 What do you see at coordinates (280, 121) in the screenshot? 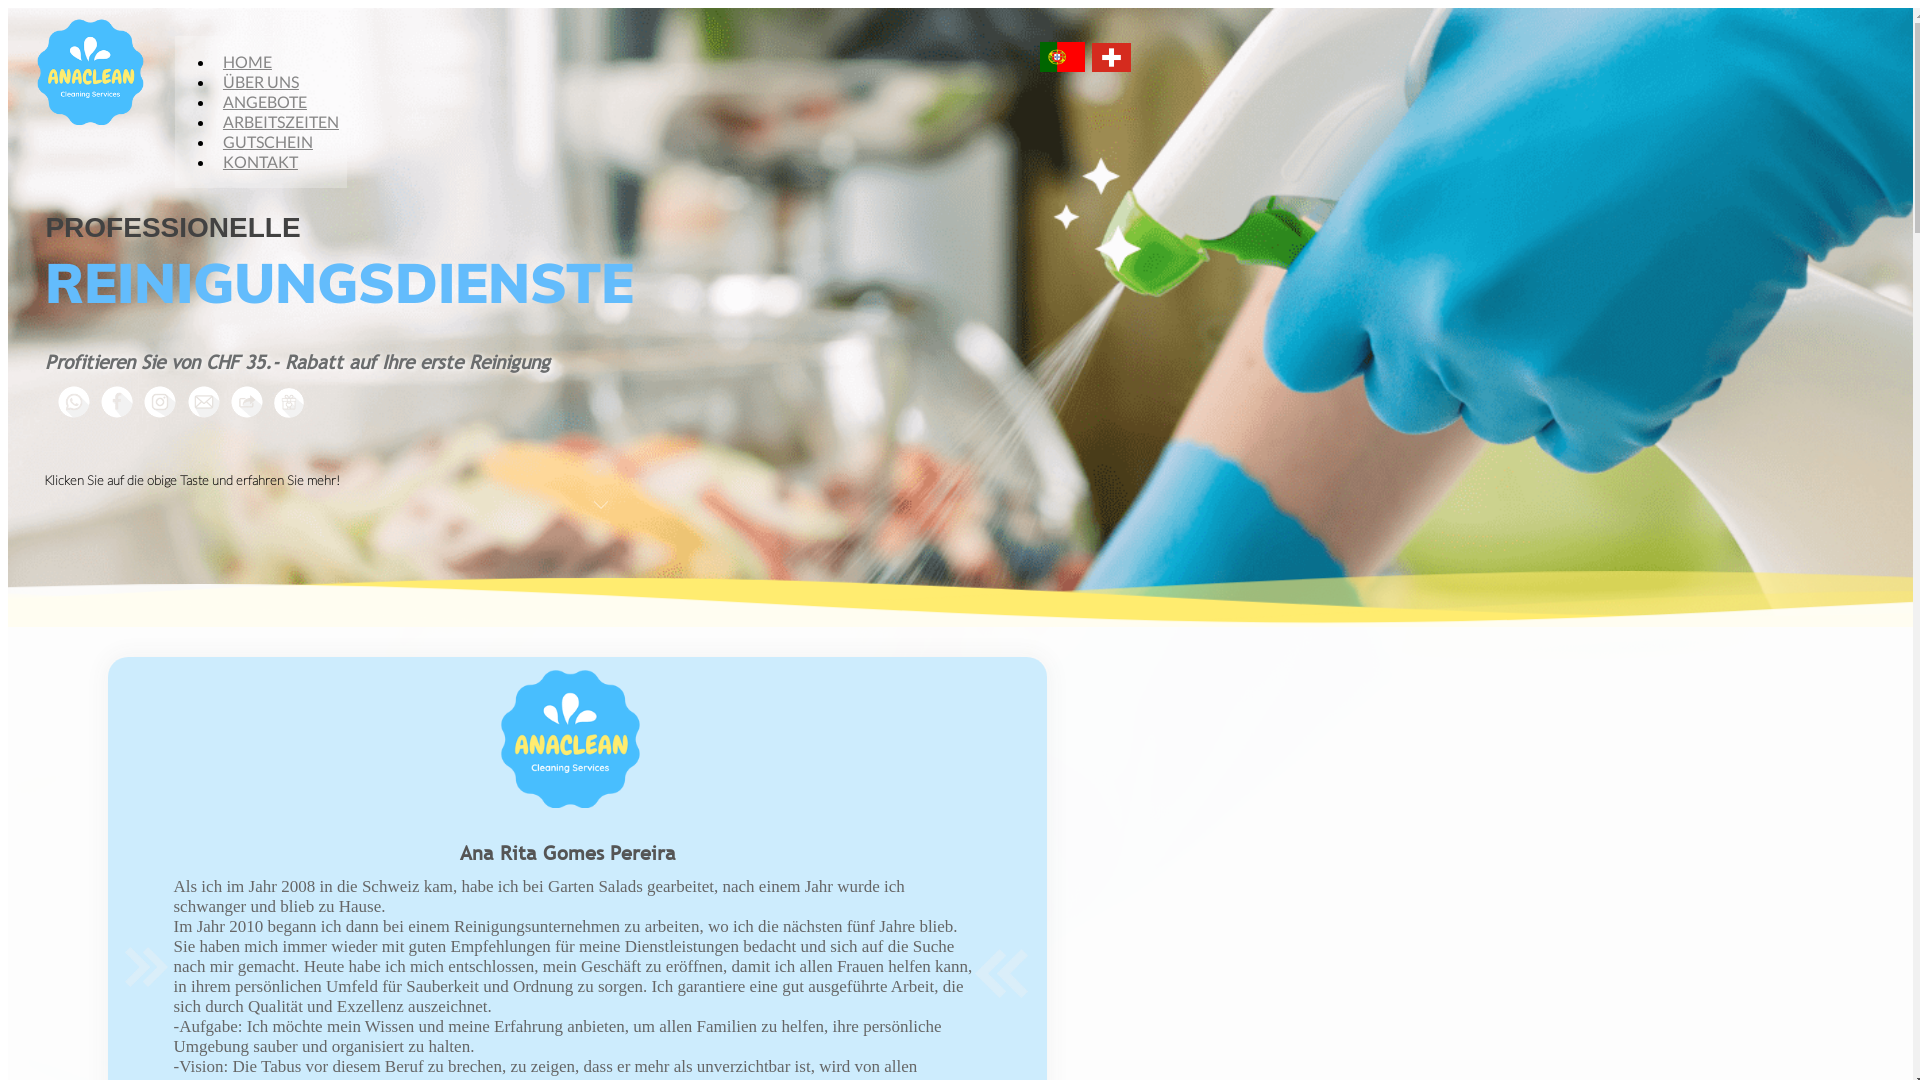
I see `'ARBEITSZEITEN'` at bounding box center [280, 121].